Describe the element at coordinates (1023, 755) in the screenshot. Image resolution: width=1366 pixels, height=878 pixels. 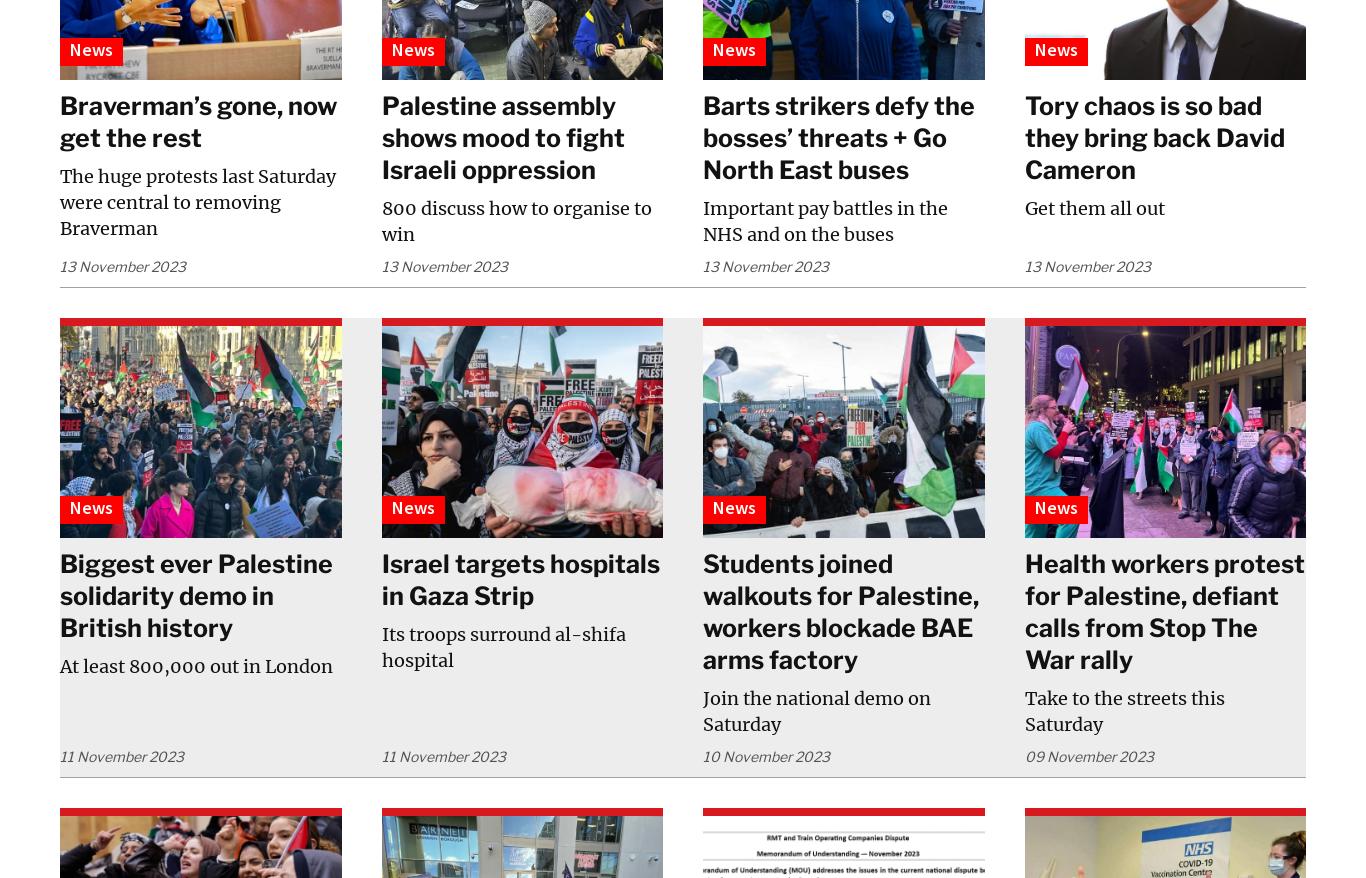
I see `'09 November 2023'` at that location.